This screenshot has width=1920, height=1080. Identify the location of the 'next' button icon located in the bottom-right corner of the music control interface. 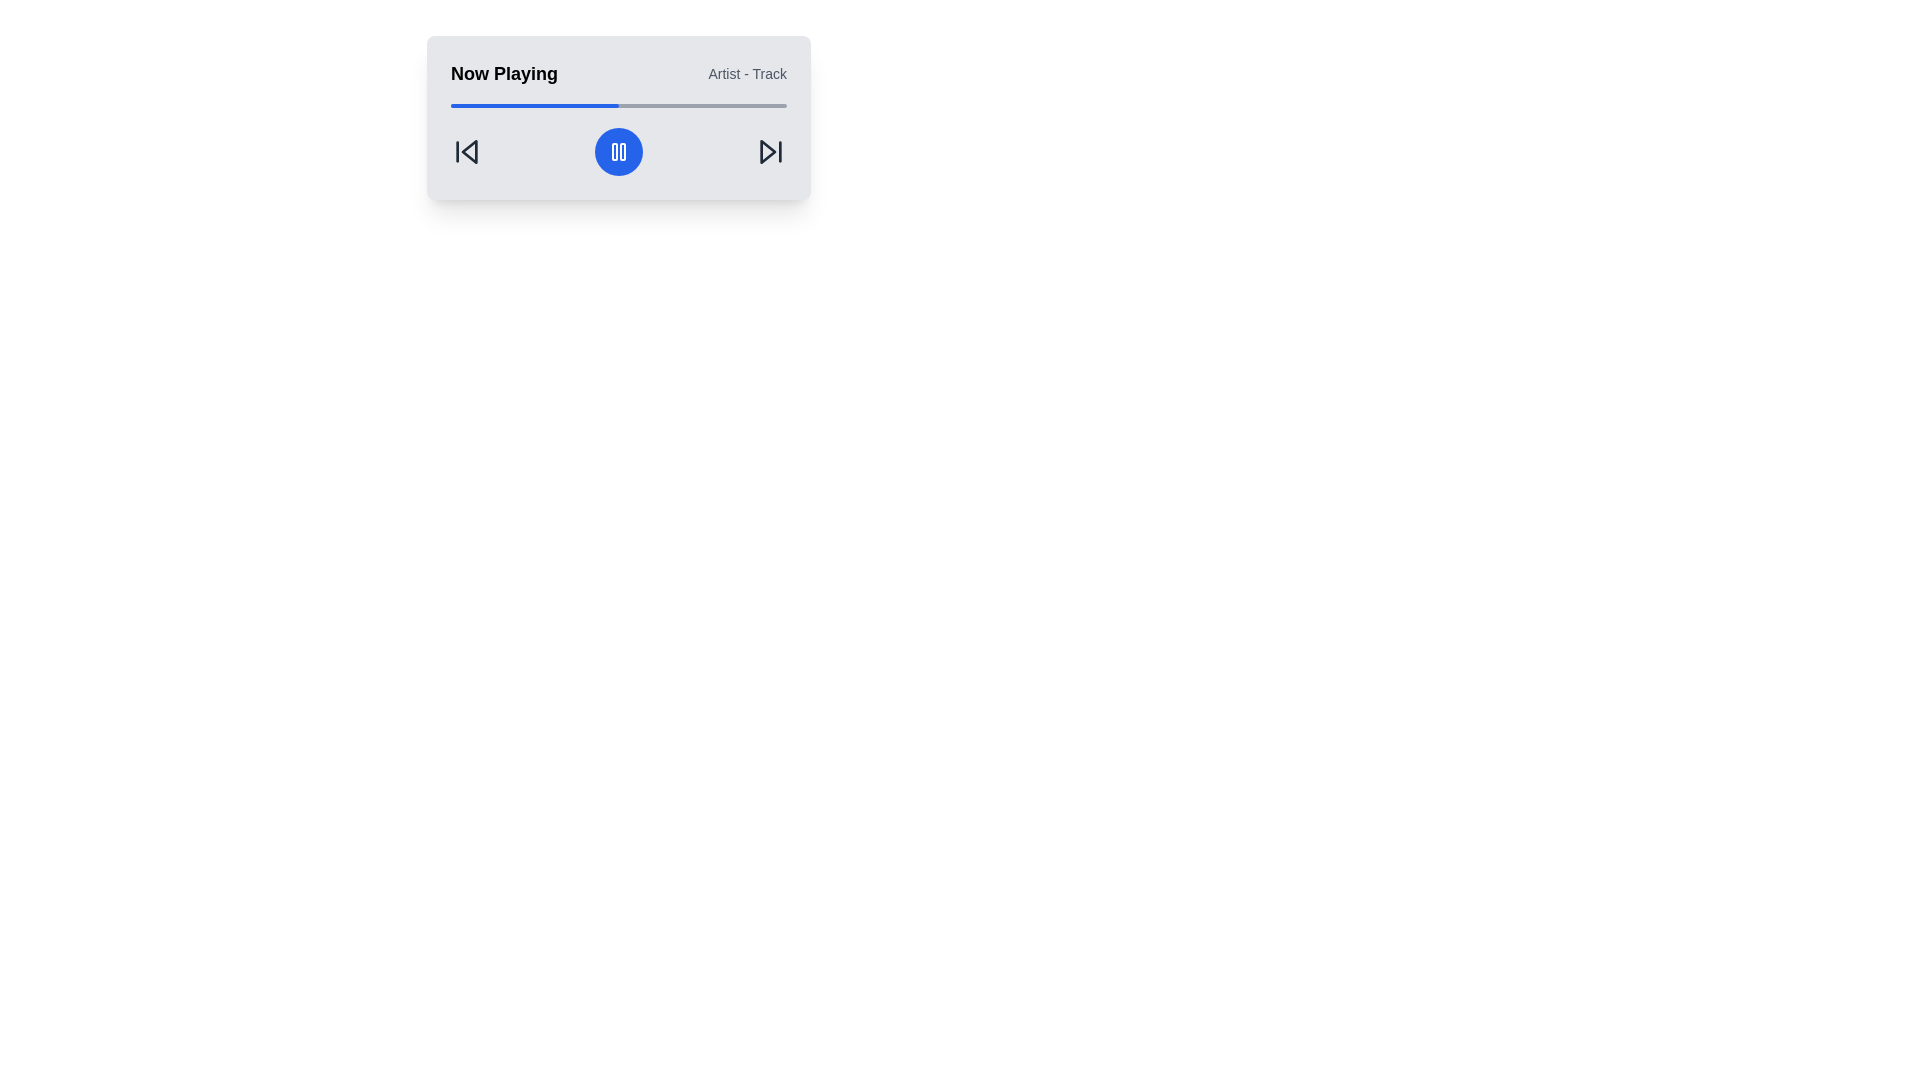
(767, 150).